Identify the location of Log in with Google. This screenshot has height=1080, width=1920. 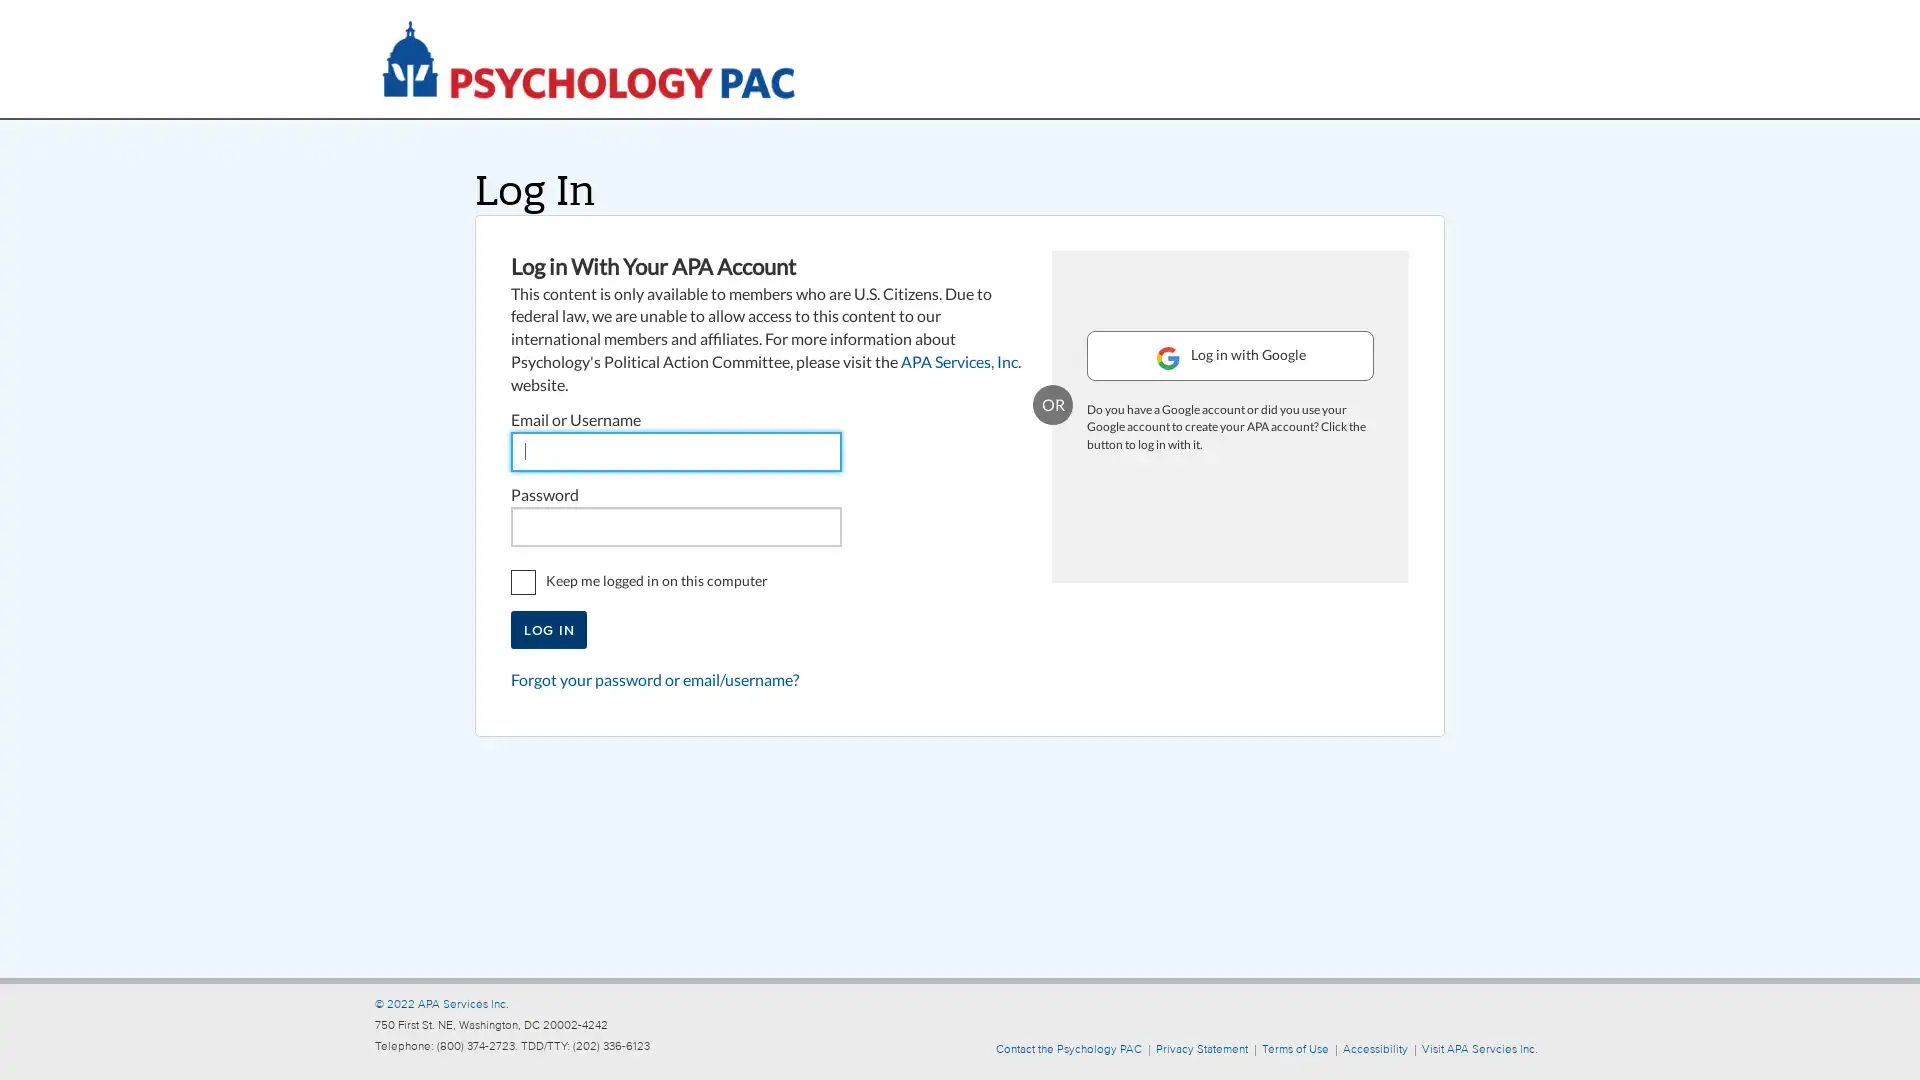
(1228, 354).